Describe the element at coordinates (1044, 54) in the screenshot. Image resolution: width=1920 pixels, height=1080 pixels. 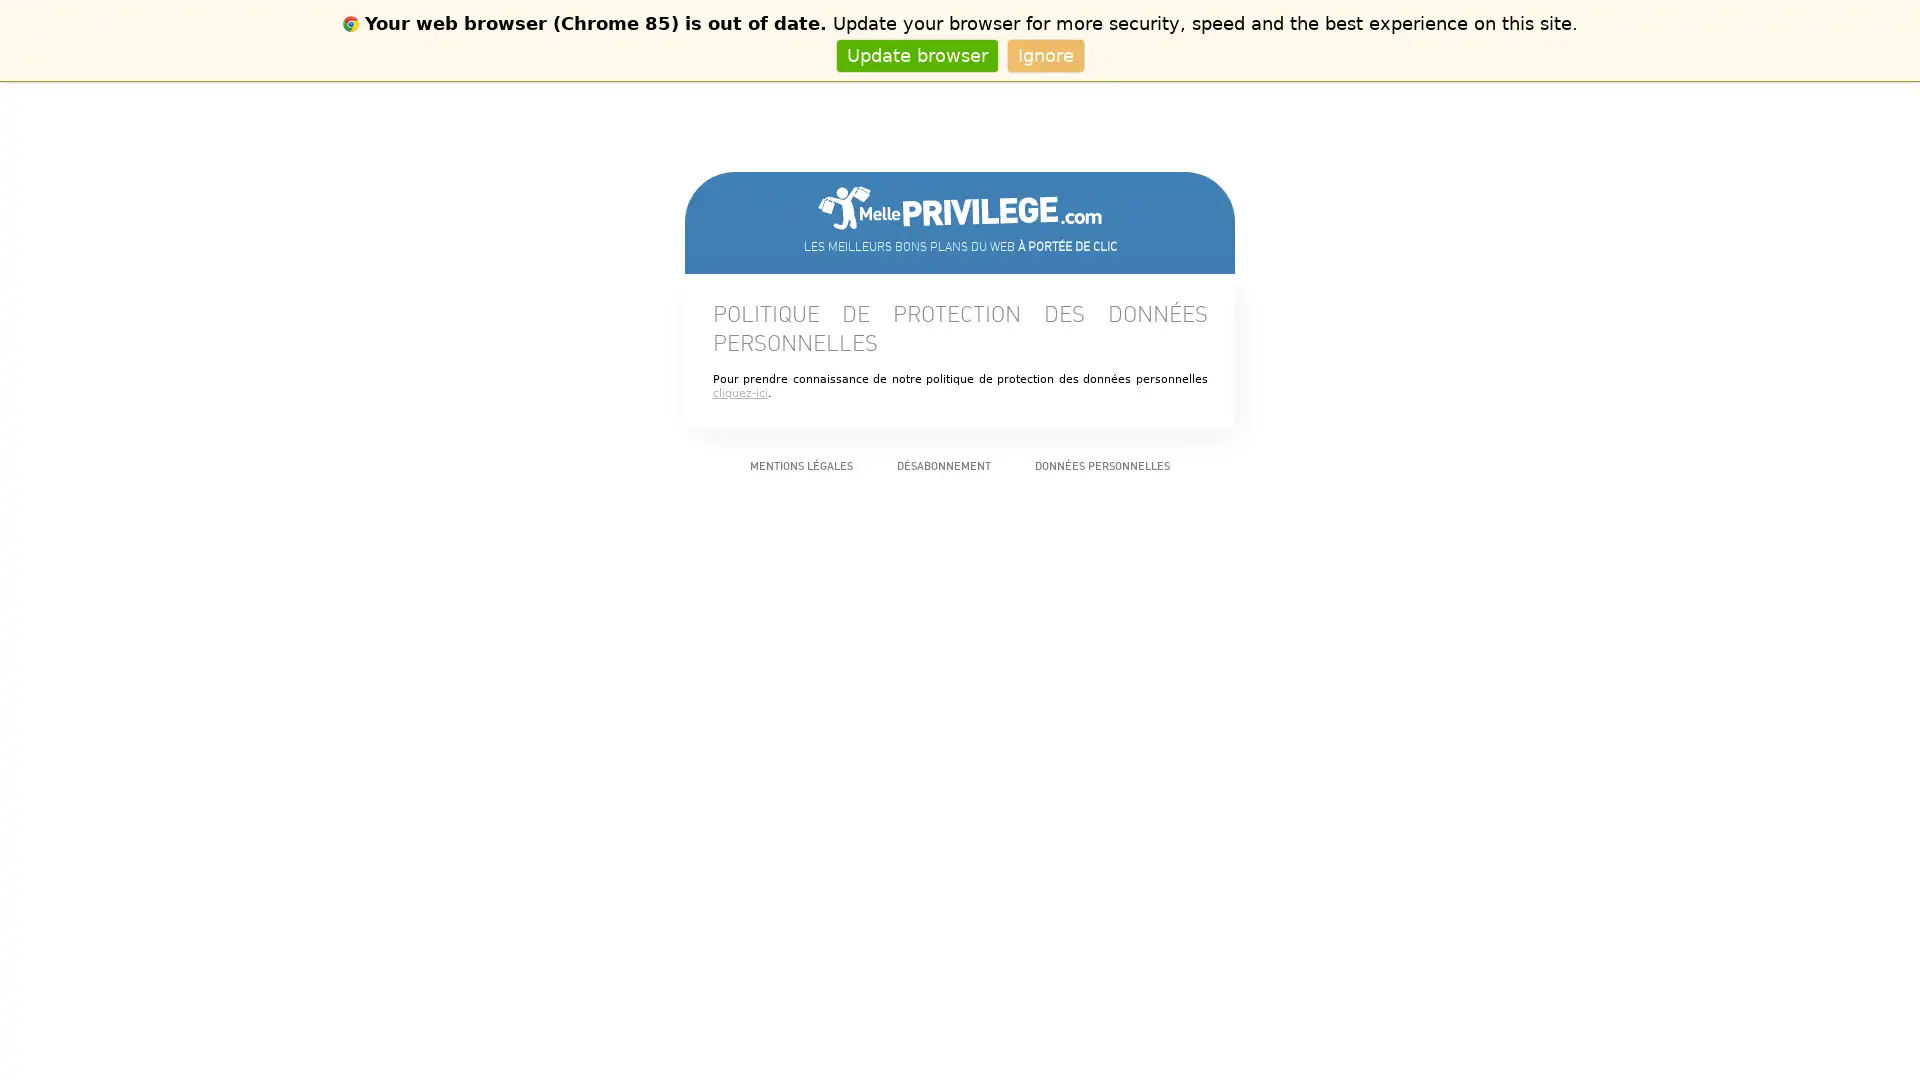
I see `Ignore` at that location.